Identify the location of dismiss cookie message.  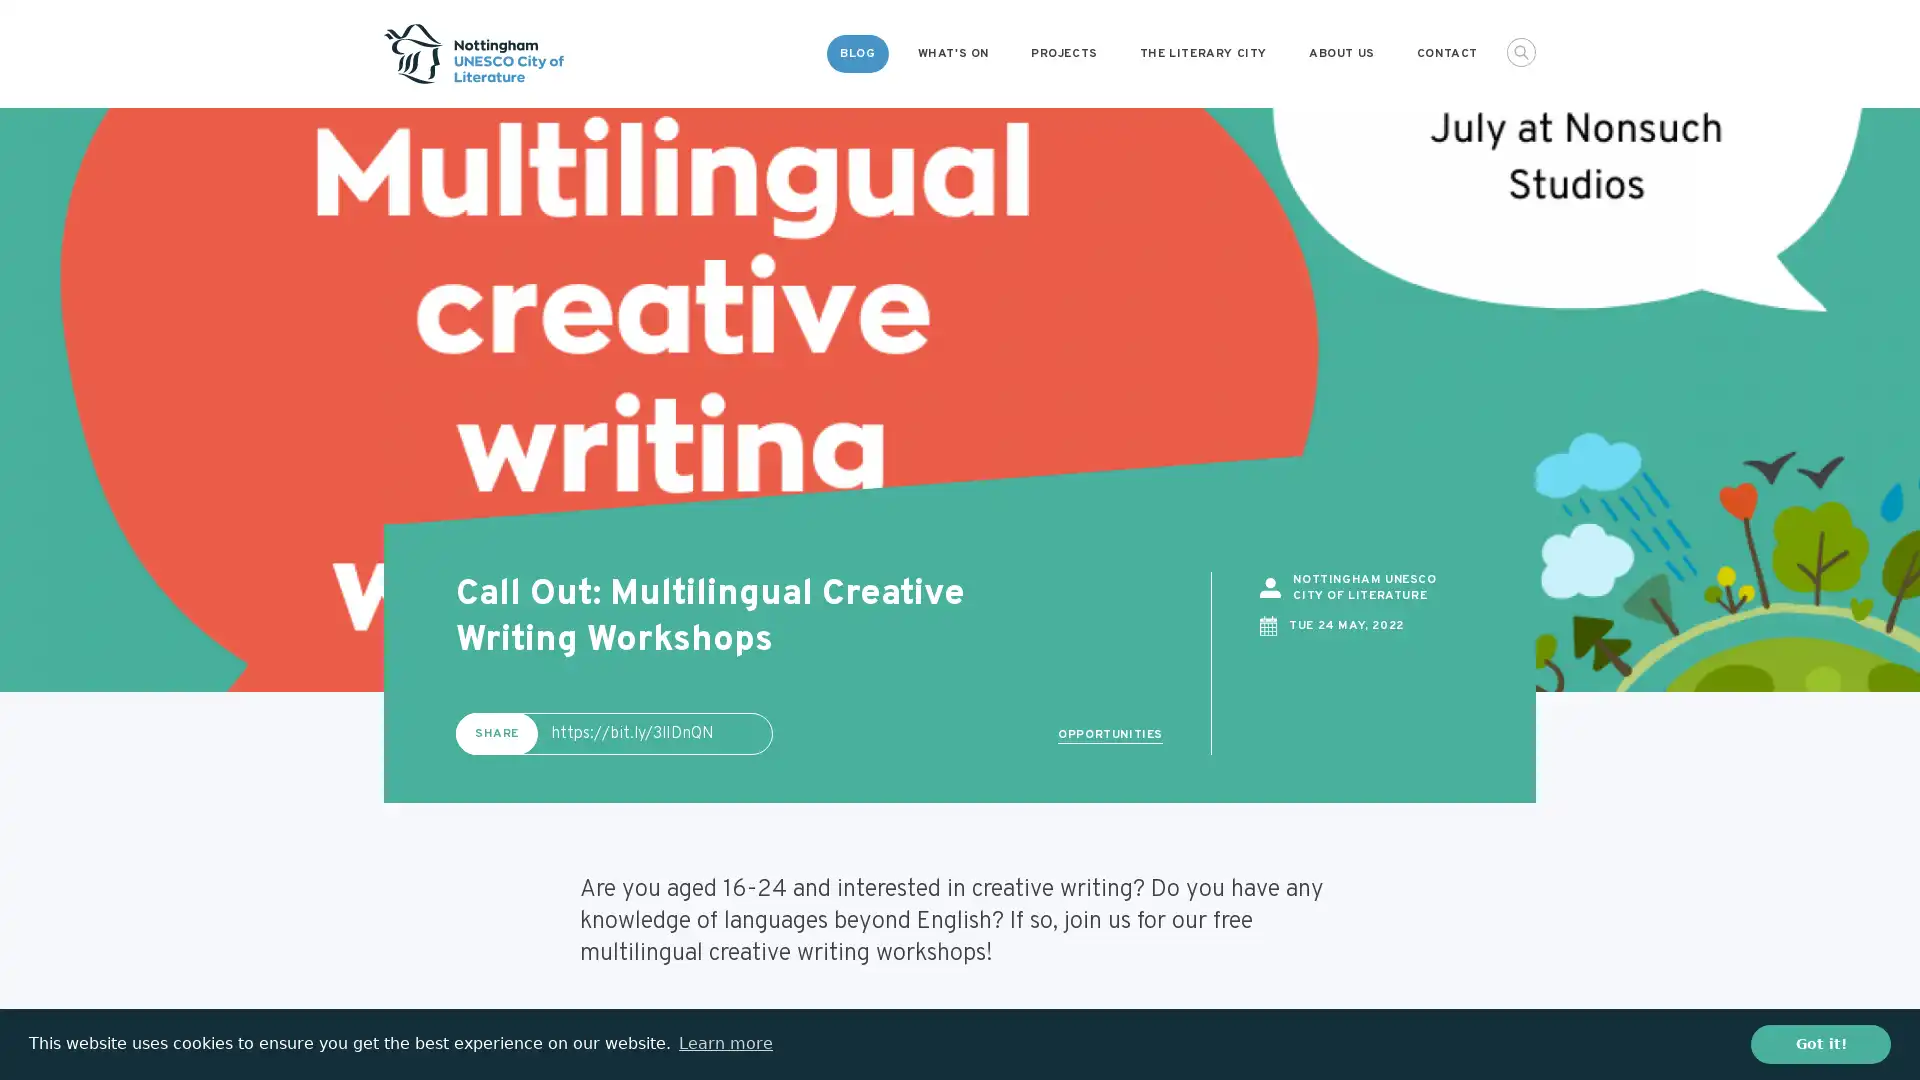
(1820, 1043).